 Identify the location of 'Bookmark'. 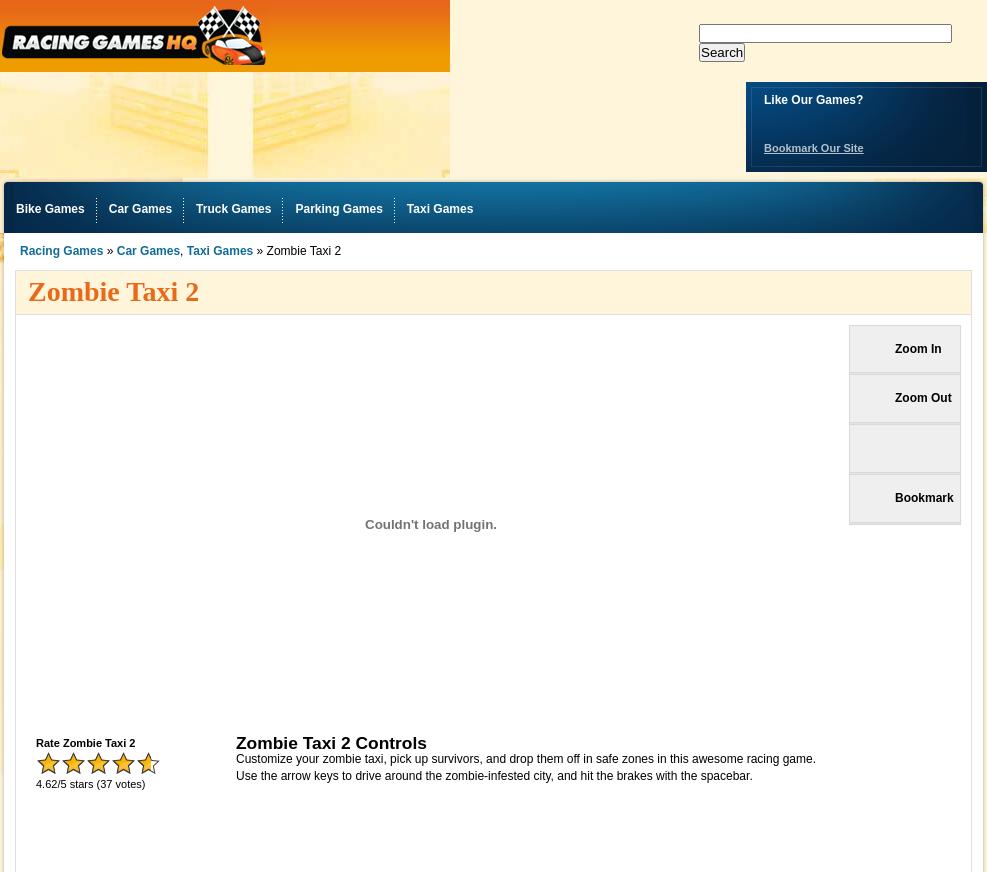
(924, 496).